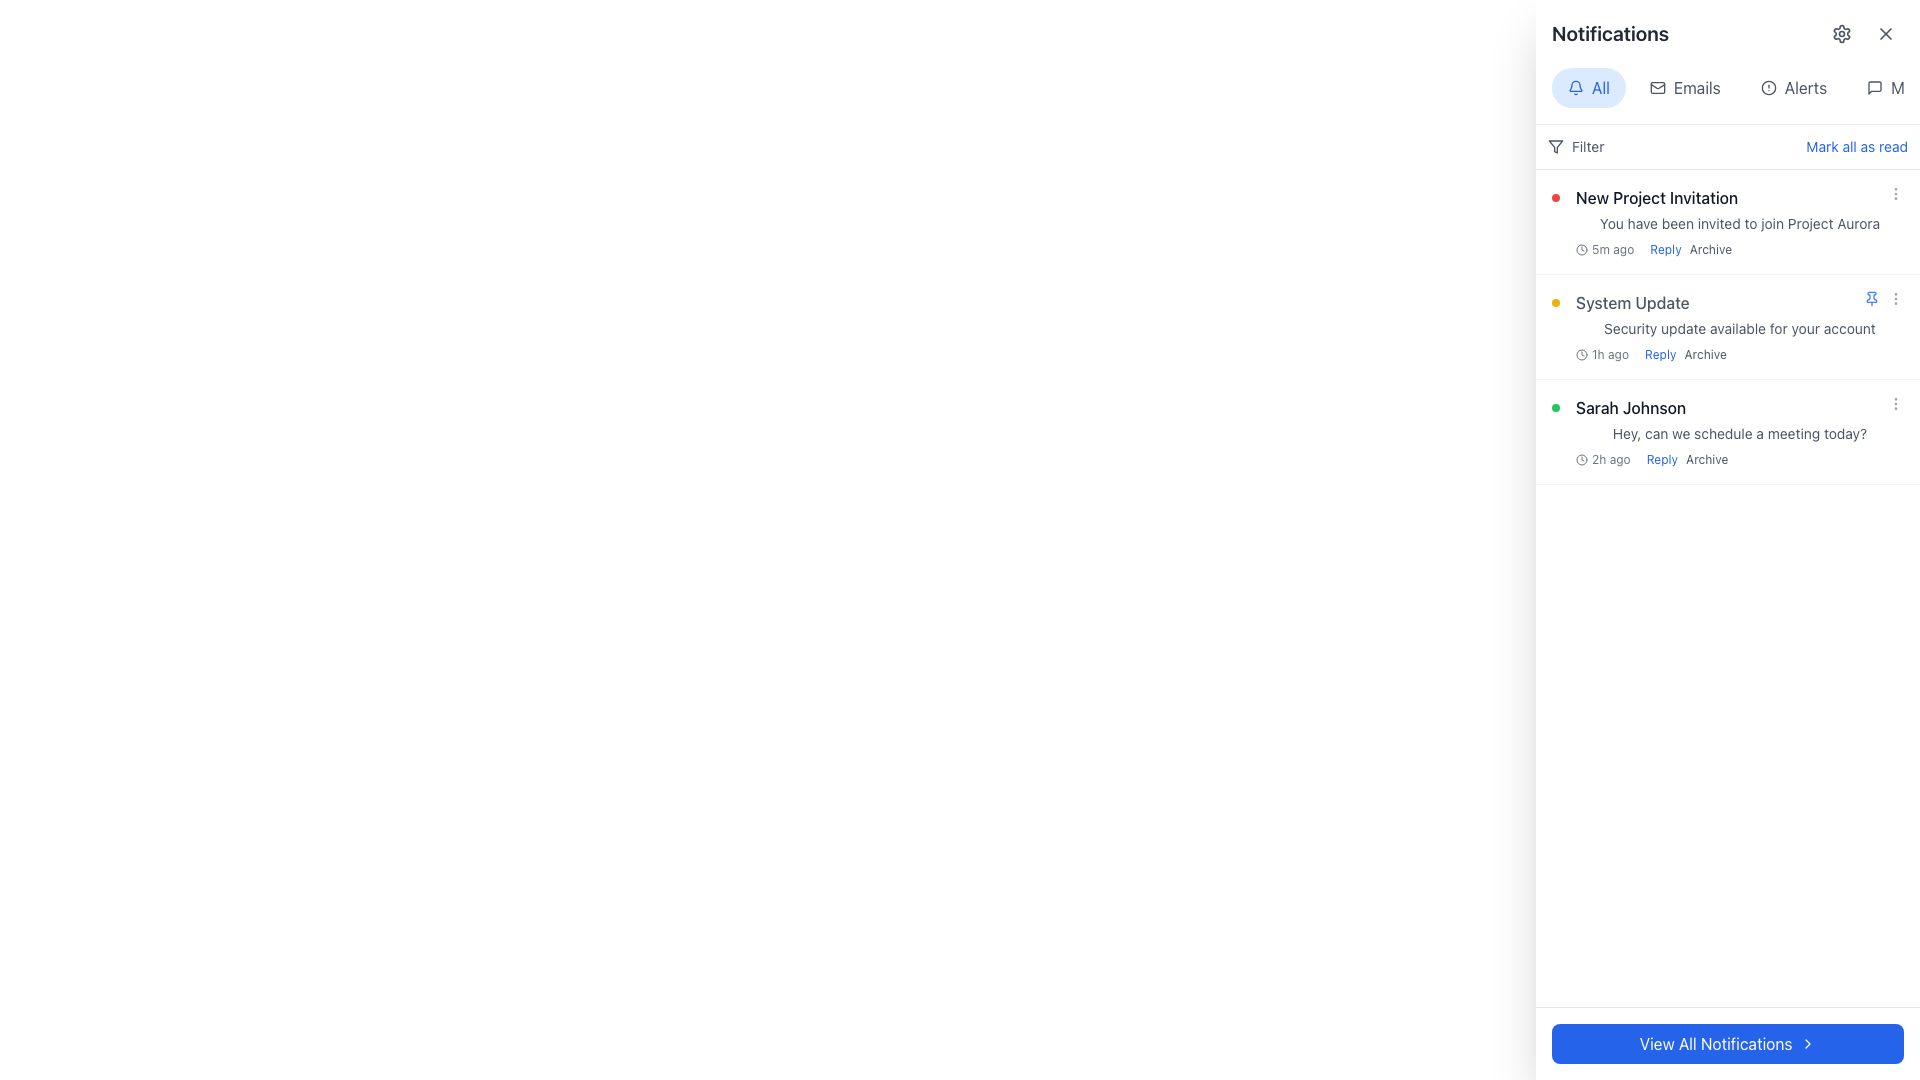  I want to click on the 'Archive' link in the notification actions for the 'New Project Invitation', so click(1690, 249).